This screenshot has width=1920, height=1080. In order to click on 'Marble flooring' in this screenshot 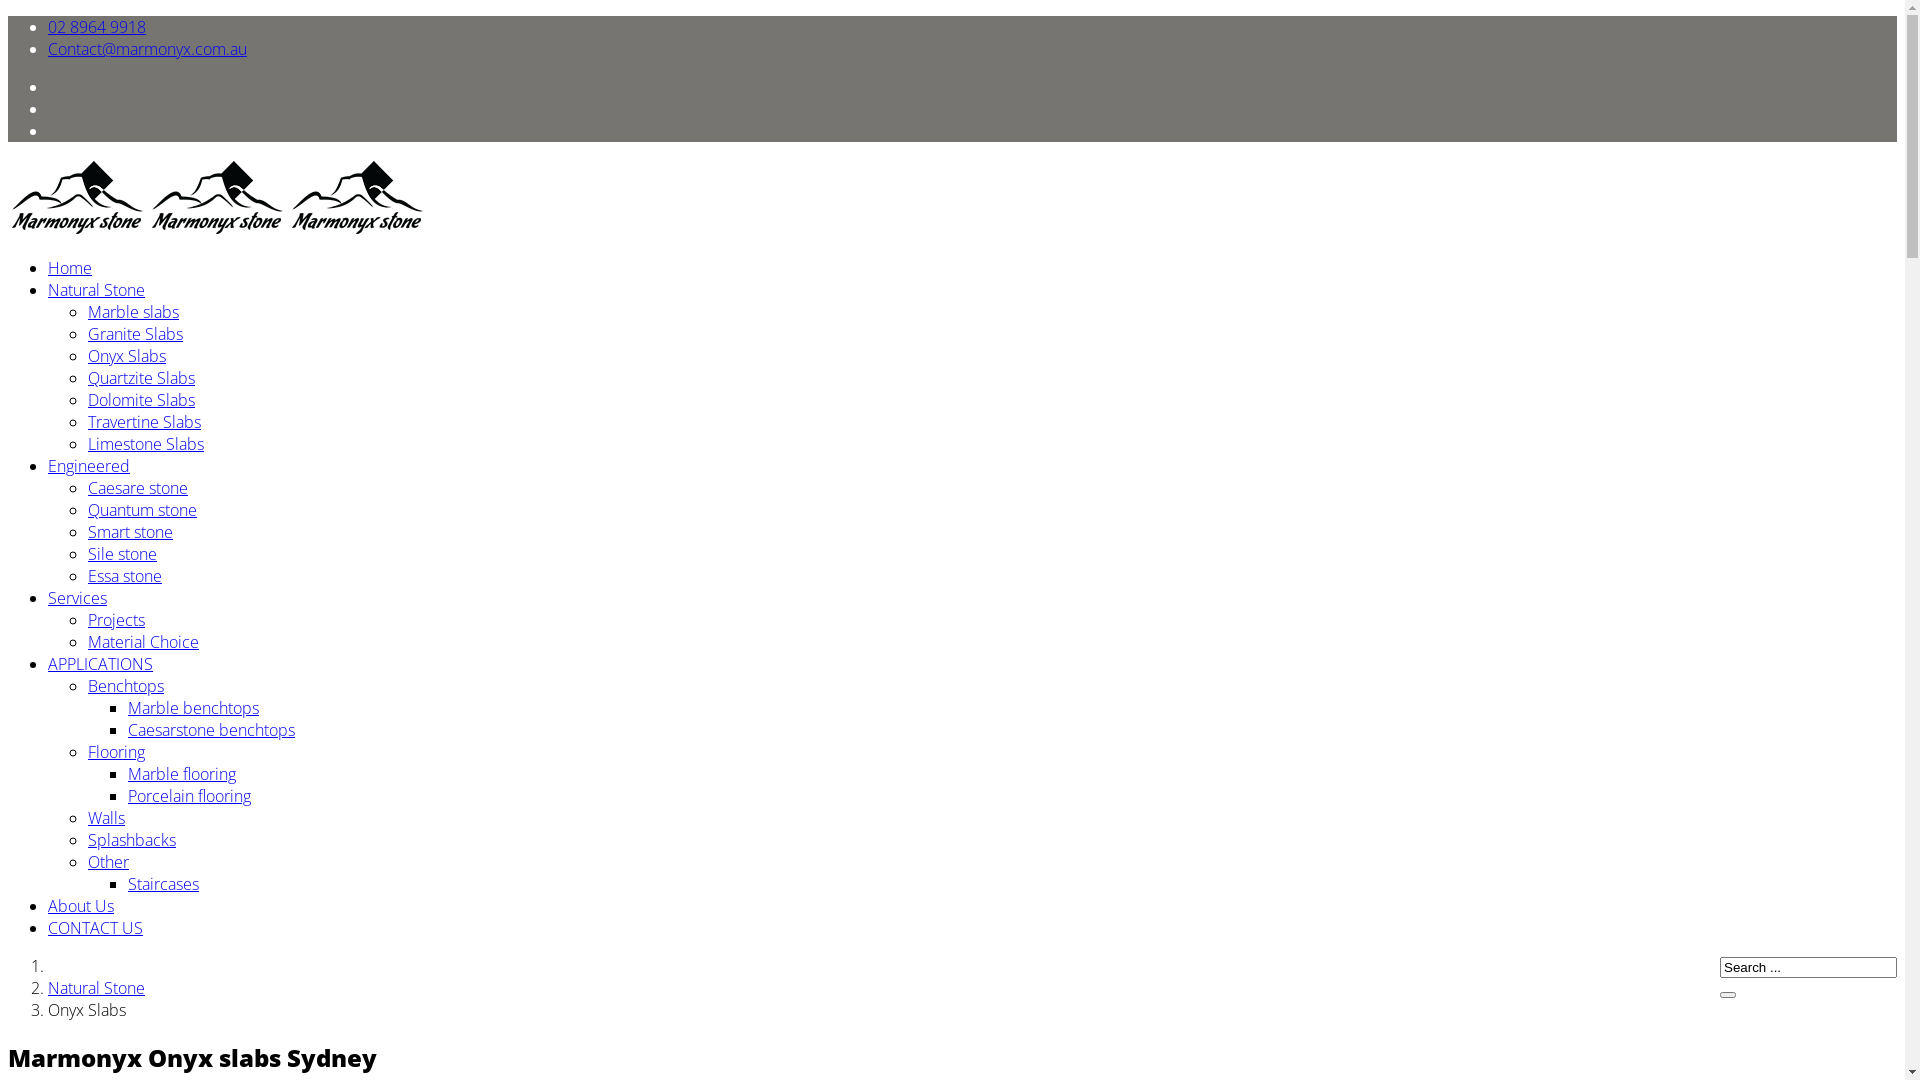, I will do `click(182, 773)`.